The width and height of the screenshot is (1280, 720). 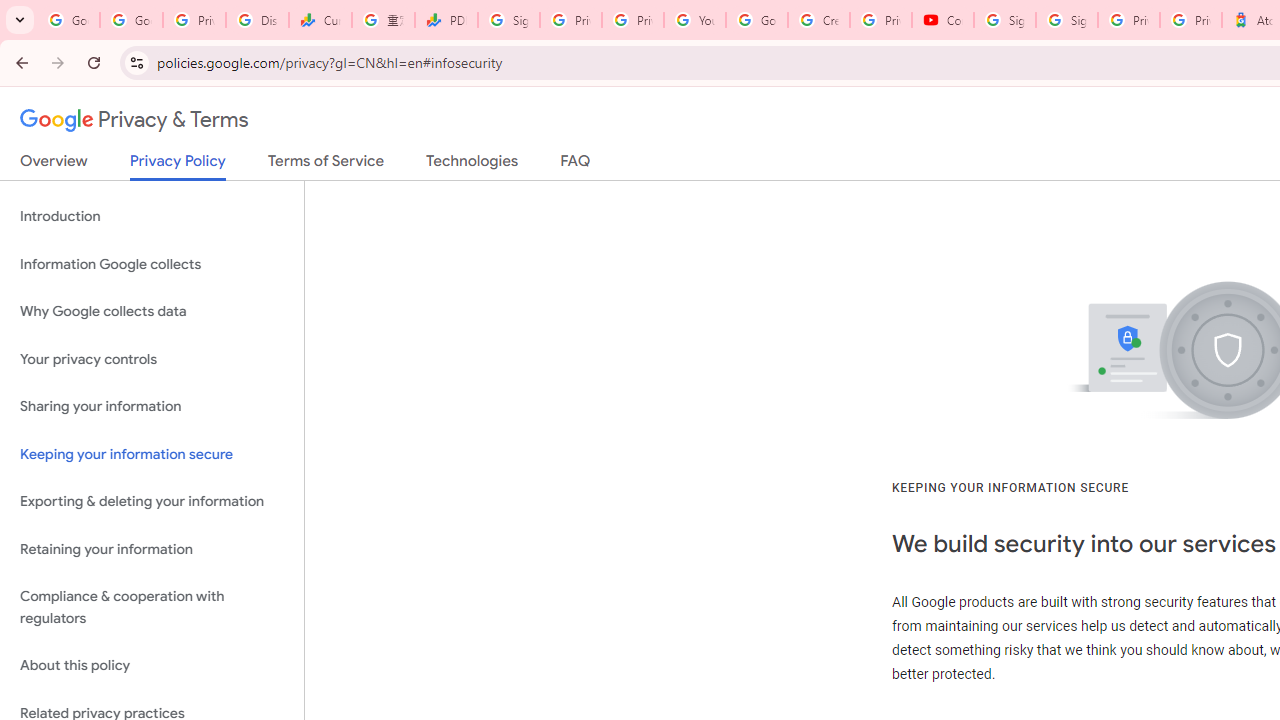 What do you see at coordinates (151, 454) in the screenshot?
I see `'Keeping your information secure'` at bounding box center [151, 454].